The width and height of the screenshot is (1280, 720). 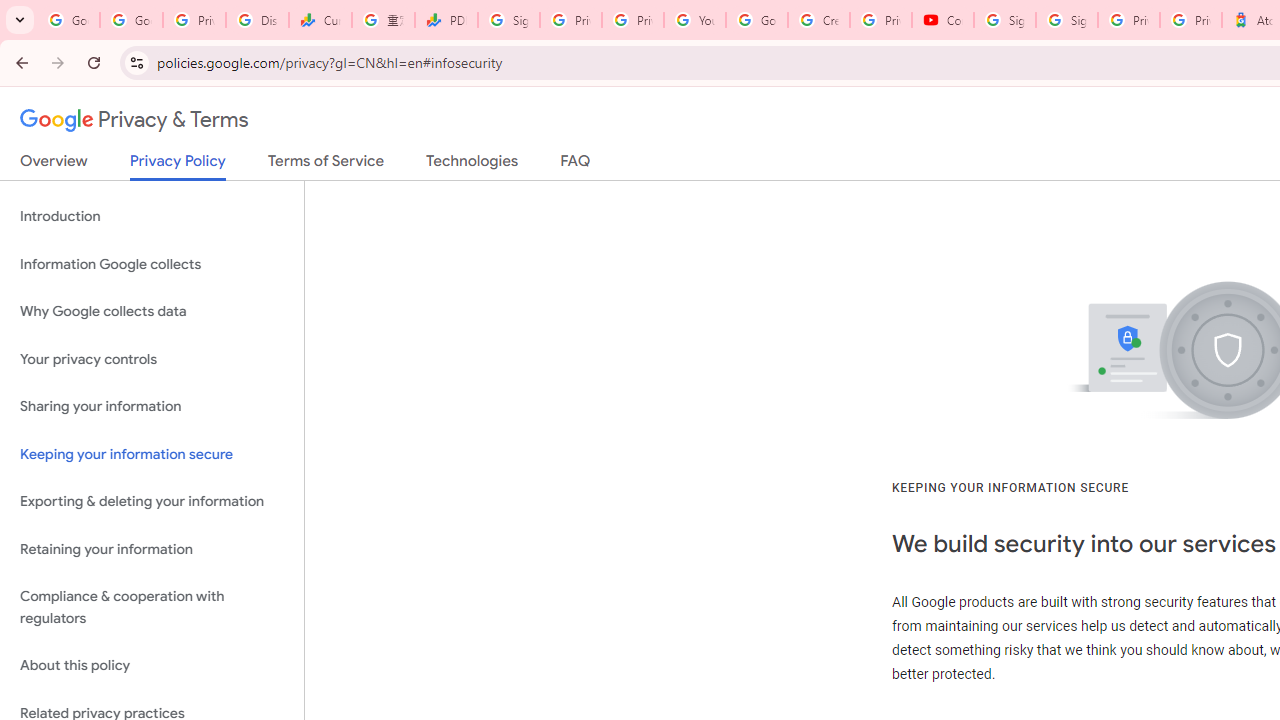 What do you see at coordinates (151, 454) in the screenshot?
I see `'Keeping your information secure'` at bounding box center [151, 454].